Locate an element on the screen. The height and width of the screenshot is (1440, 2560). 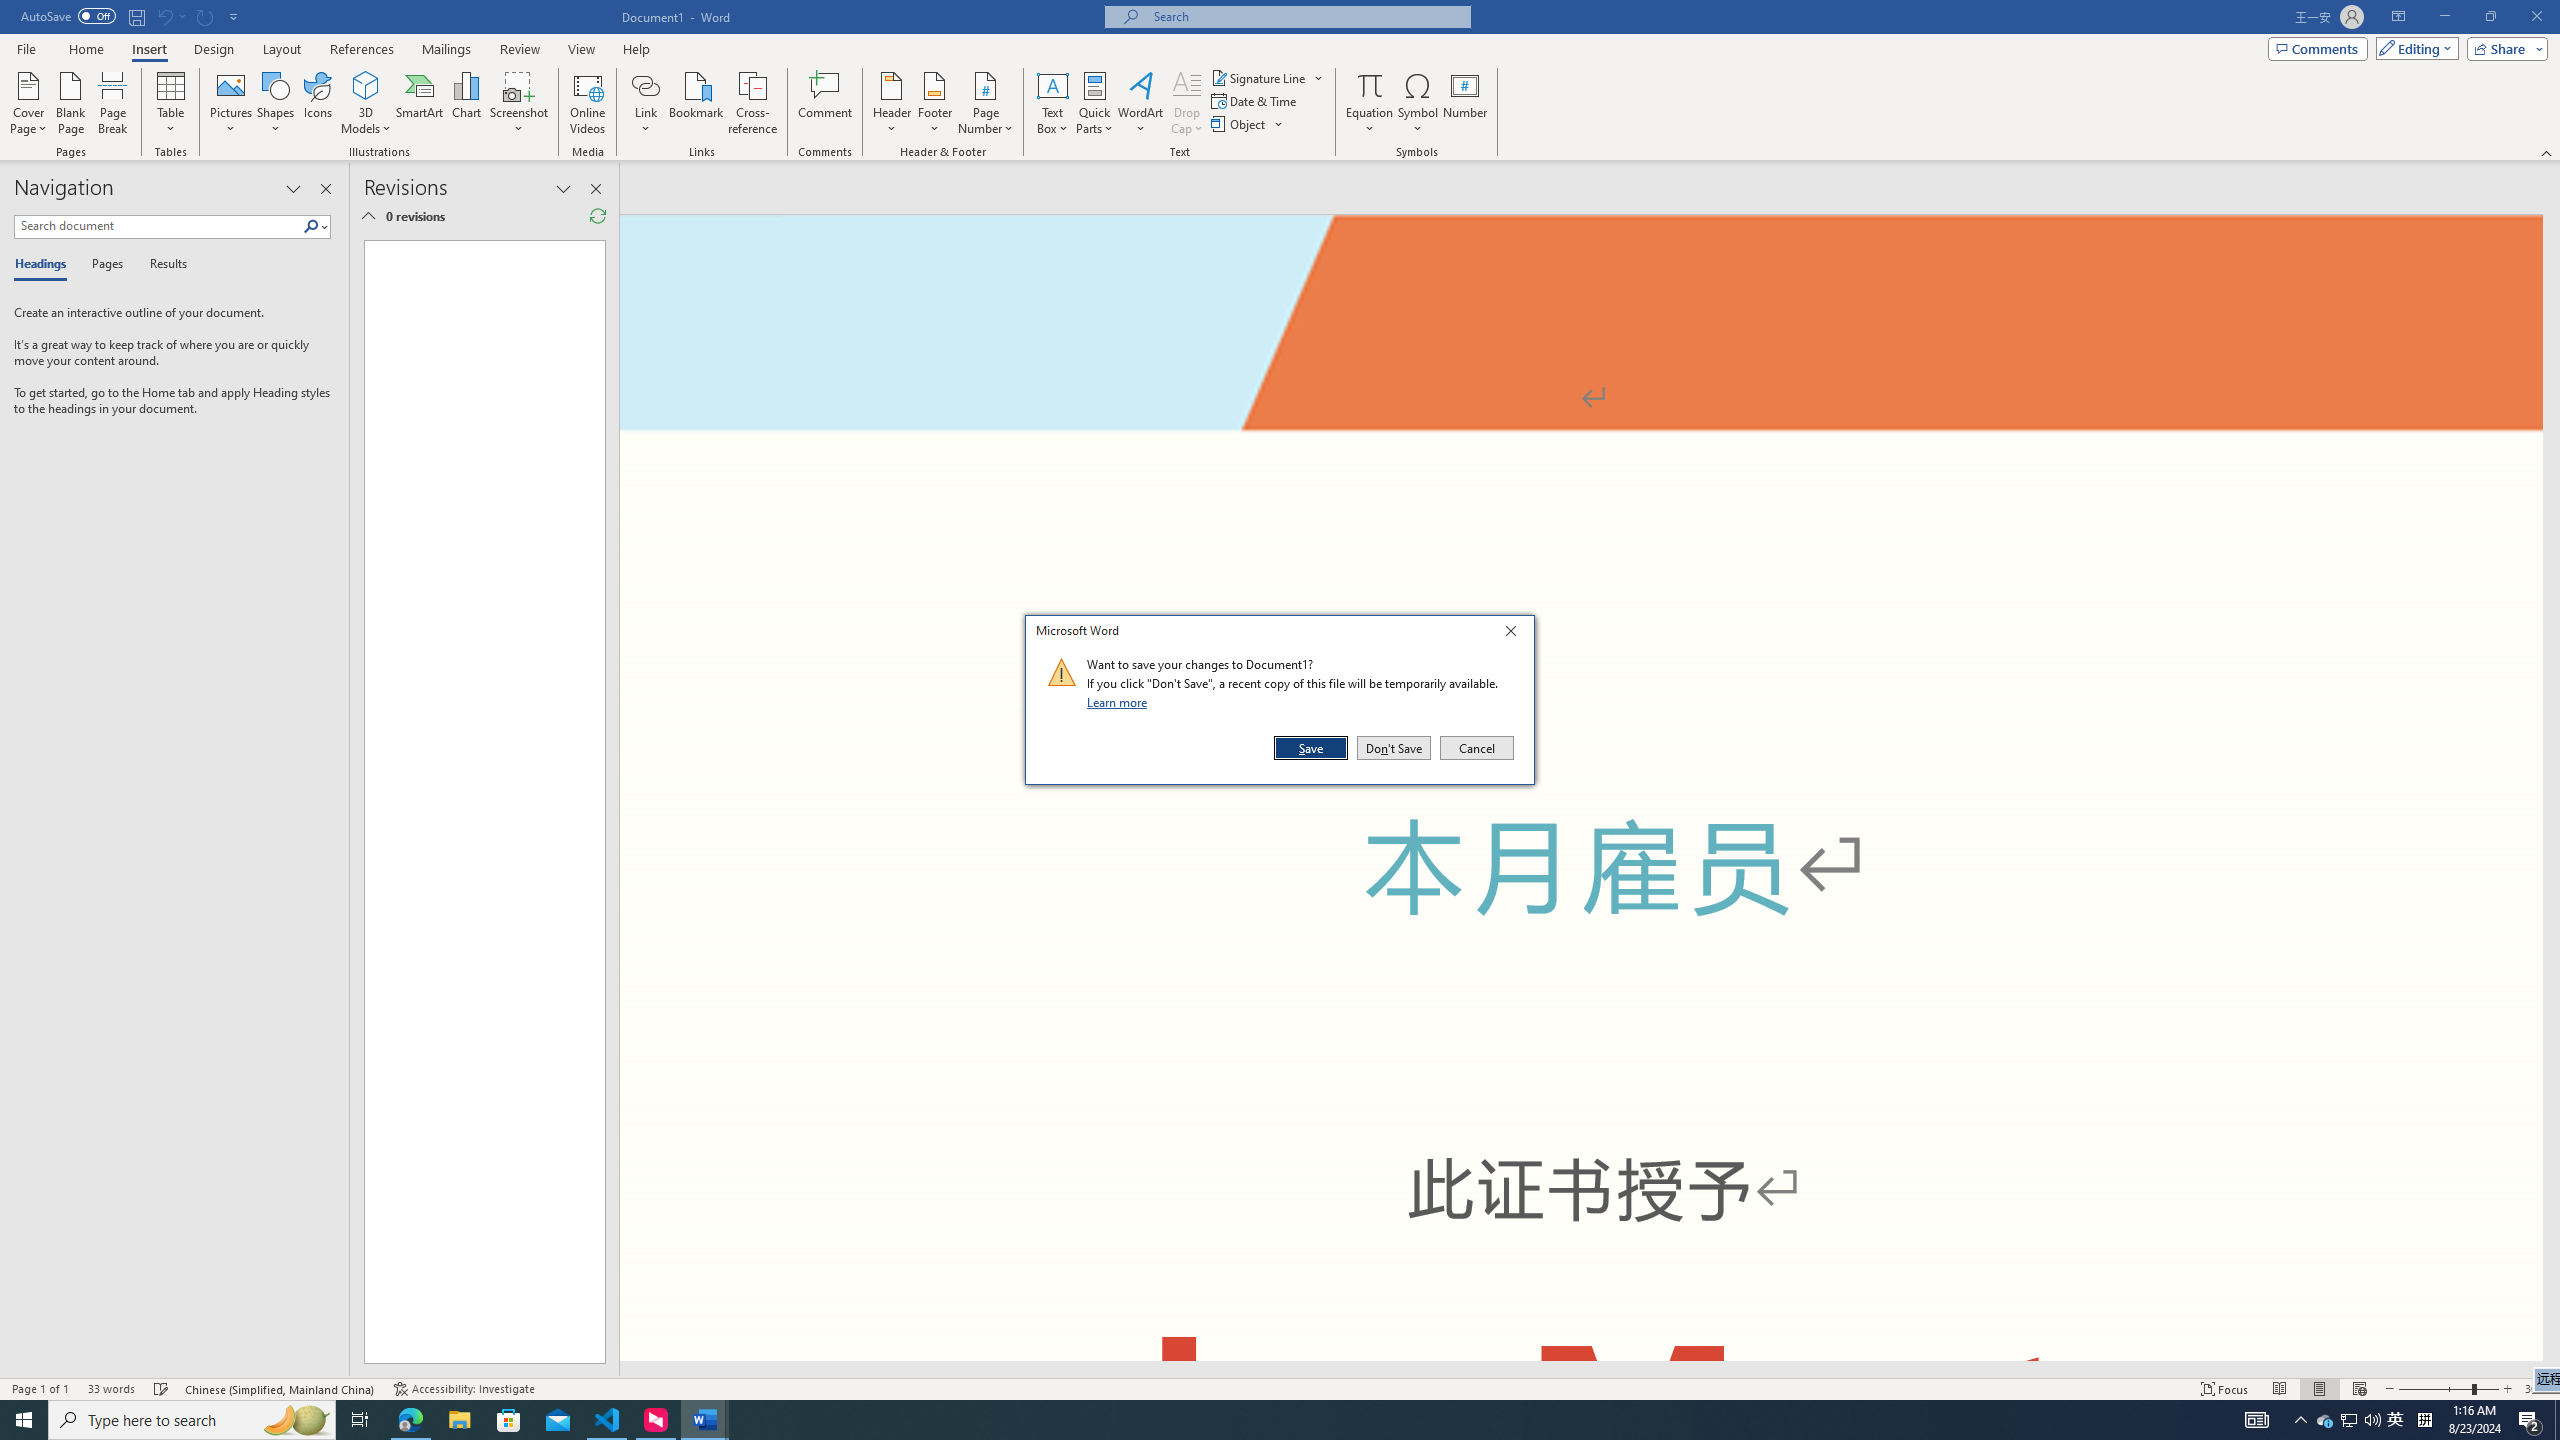
'3D Models' is located at coordinates (366, 84).